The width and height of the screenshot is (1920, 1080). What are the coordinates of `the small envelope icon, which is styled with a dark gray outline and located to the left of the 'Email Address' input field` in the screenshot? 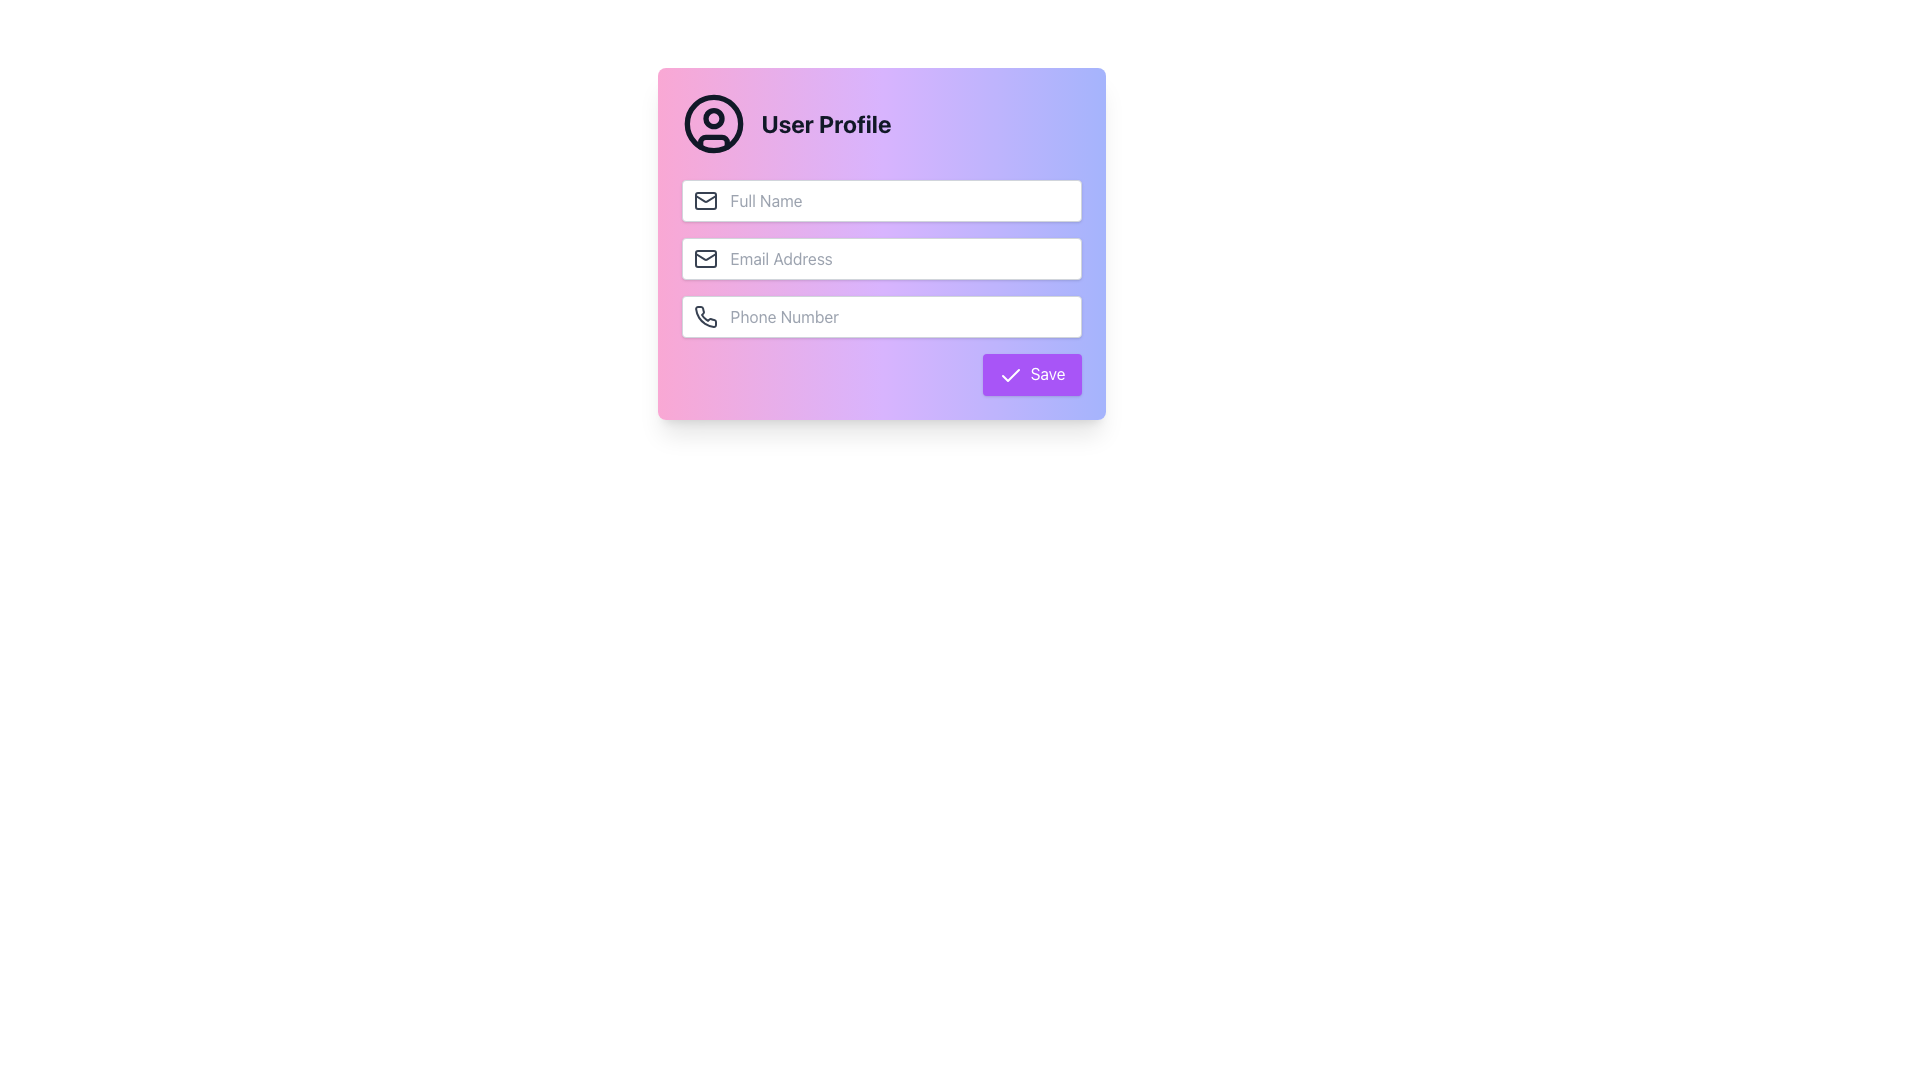 It's located at (705, 257).